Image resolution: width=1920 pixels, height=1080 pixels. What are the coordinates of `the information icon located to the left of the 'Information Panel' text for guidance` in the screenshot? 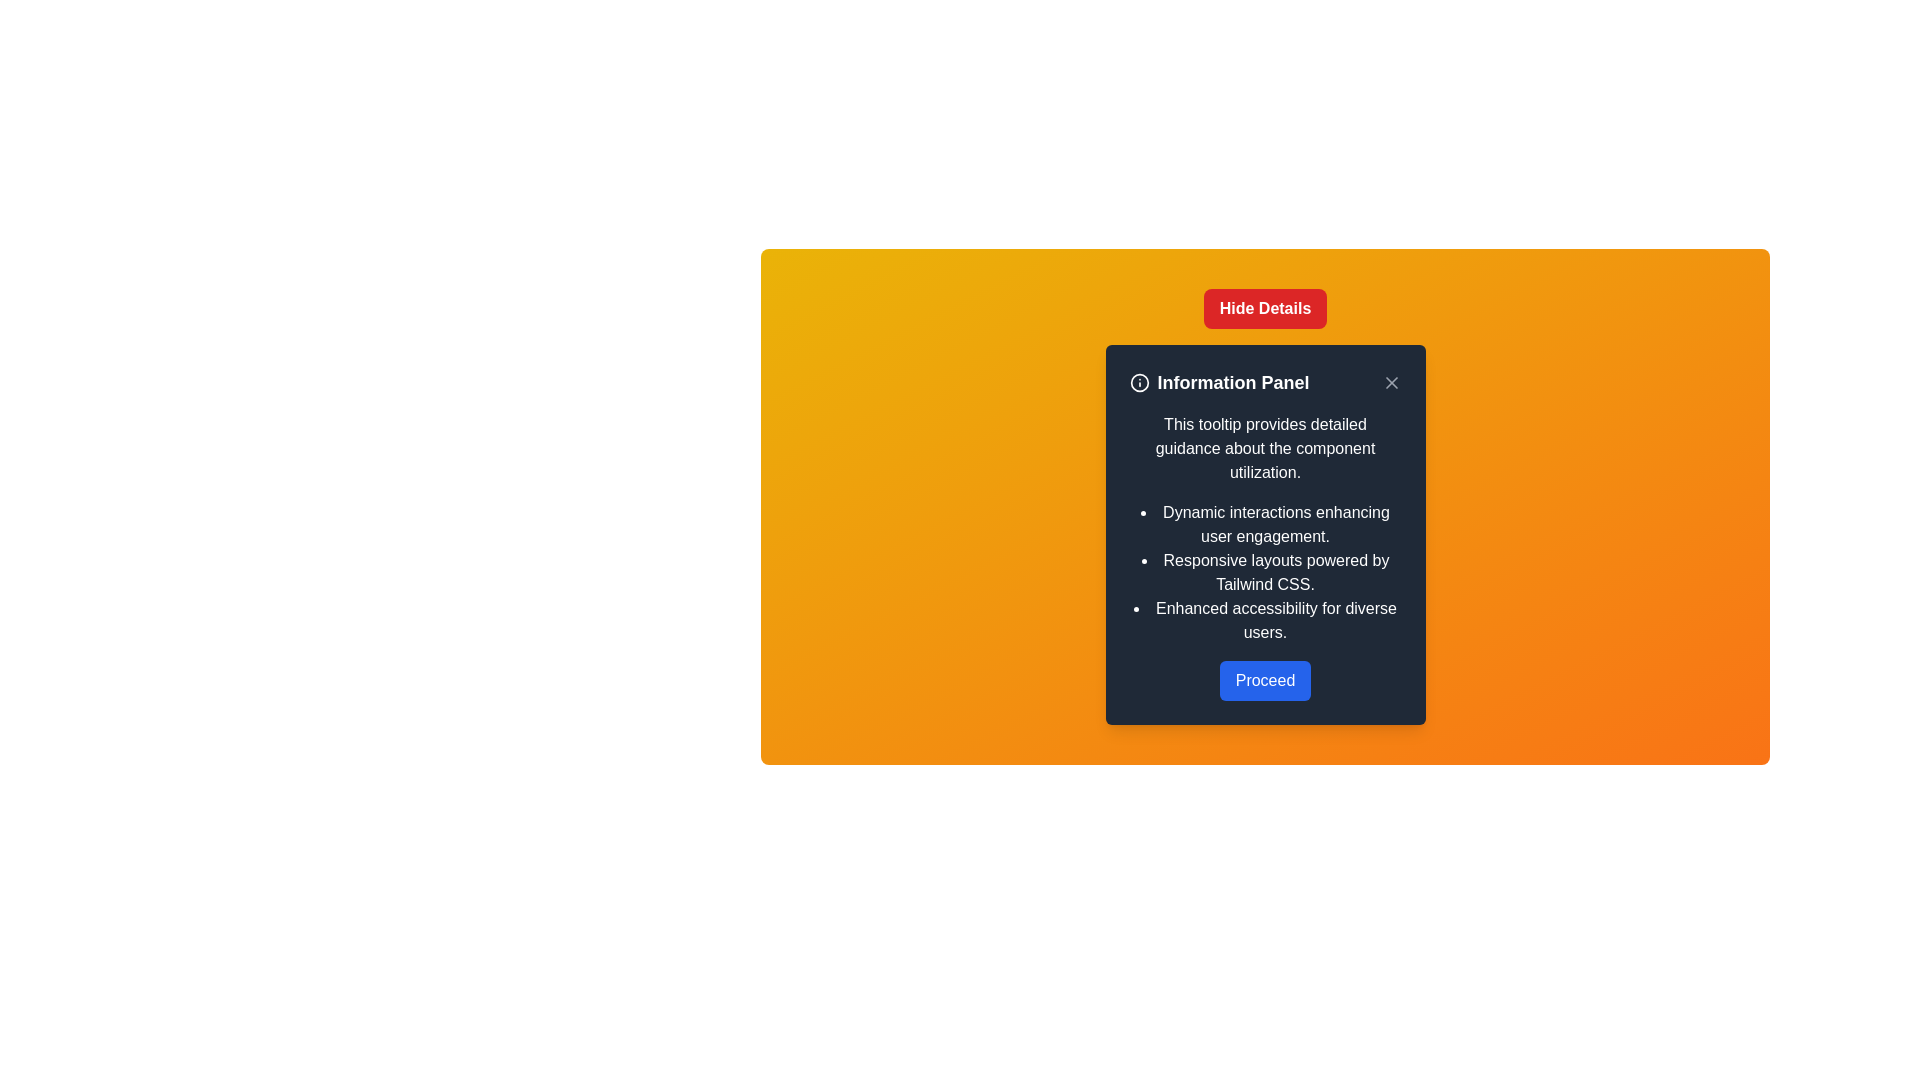 It's located at (1139, 382).